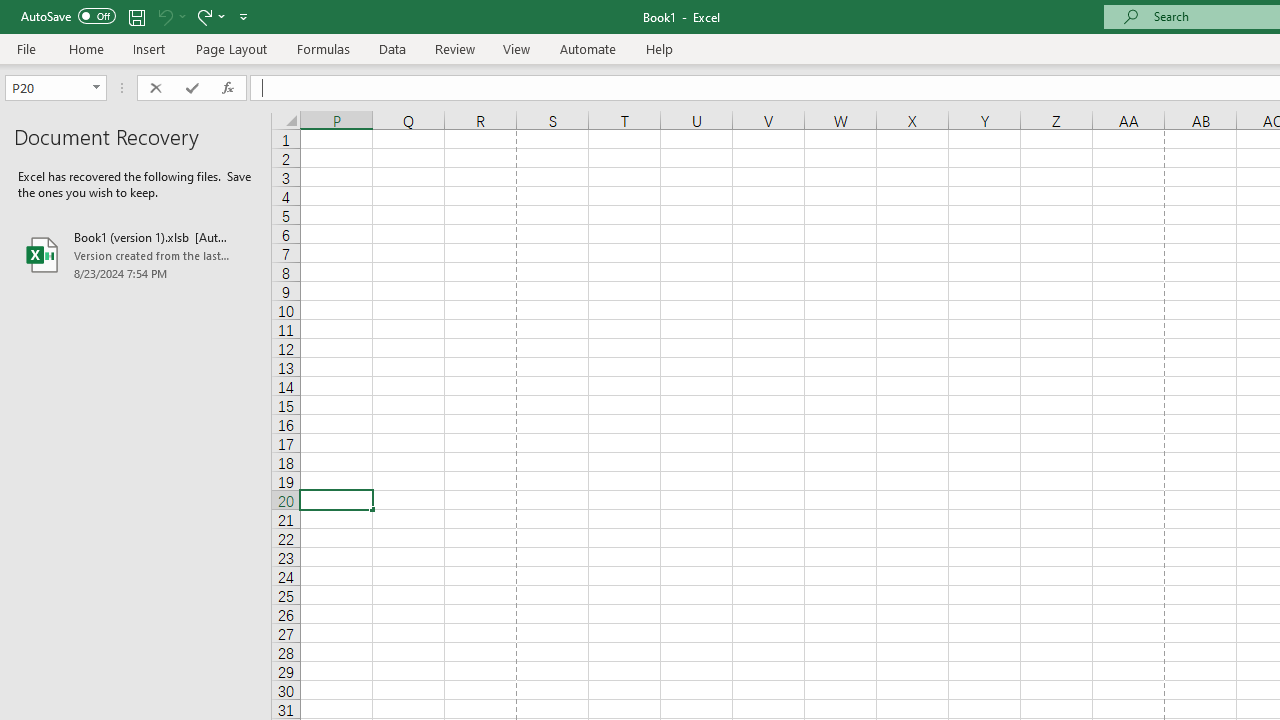 This screenshot has width=1280, height=720. I want to click on 'Home', so click(85, 48).